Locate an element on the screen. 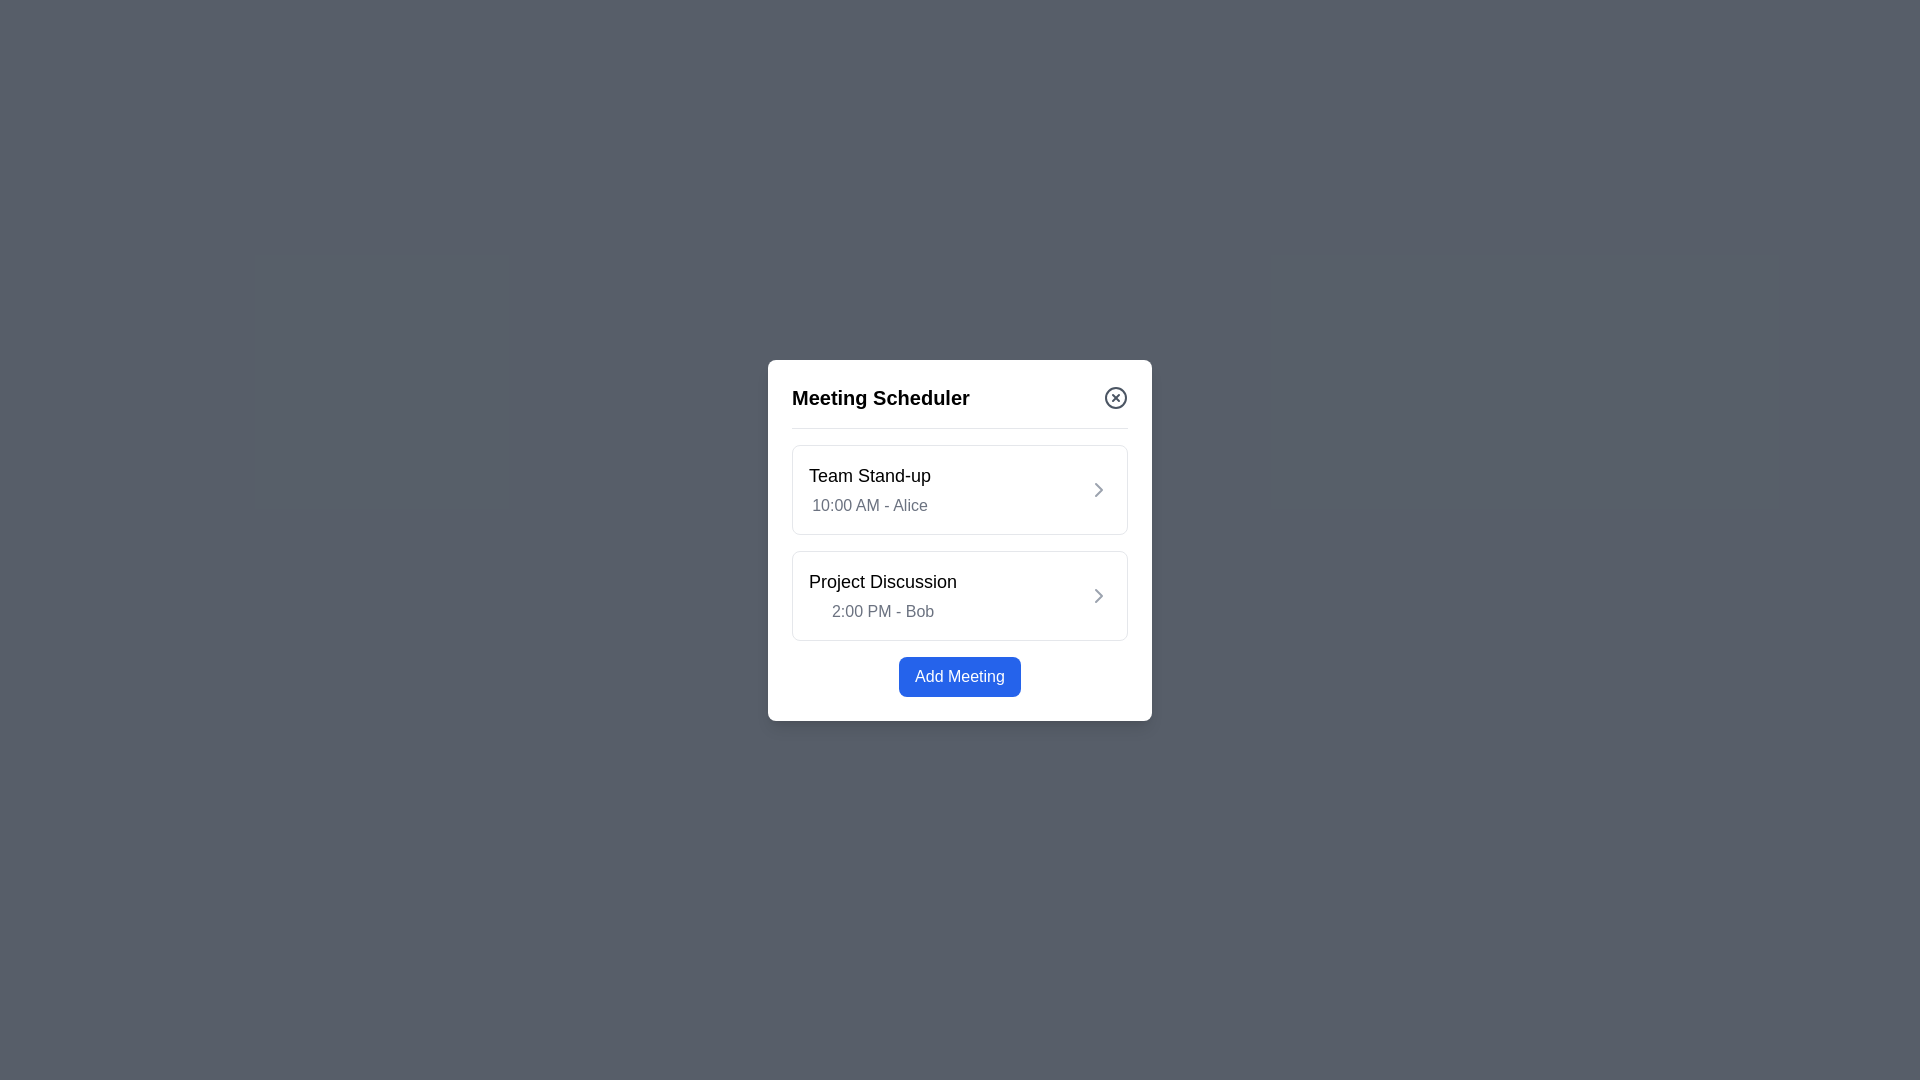 The width and height of the screenshot is (1920, 1080). the right-pointing chevron icon located at the far right of the 'Team Stand-up' list item is located at coordinates (1098, 489).